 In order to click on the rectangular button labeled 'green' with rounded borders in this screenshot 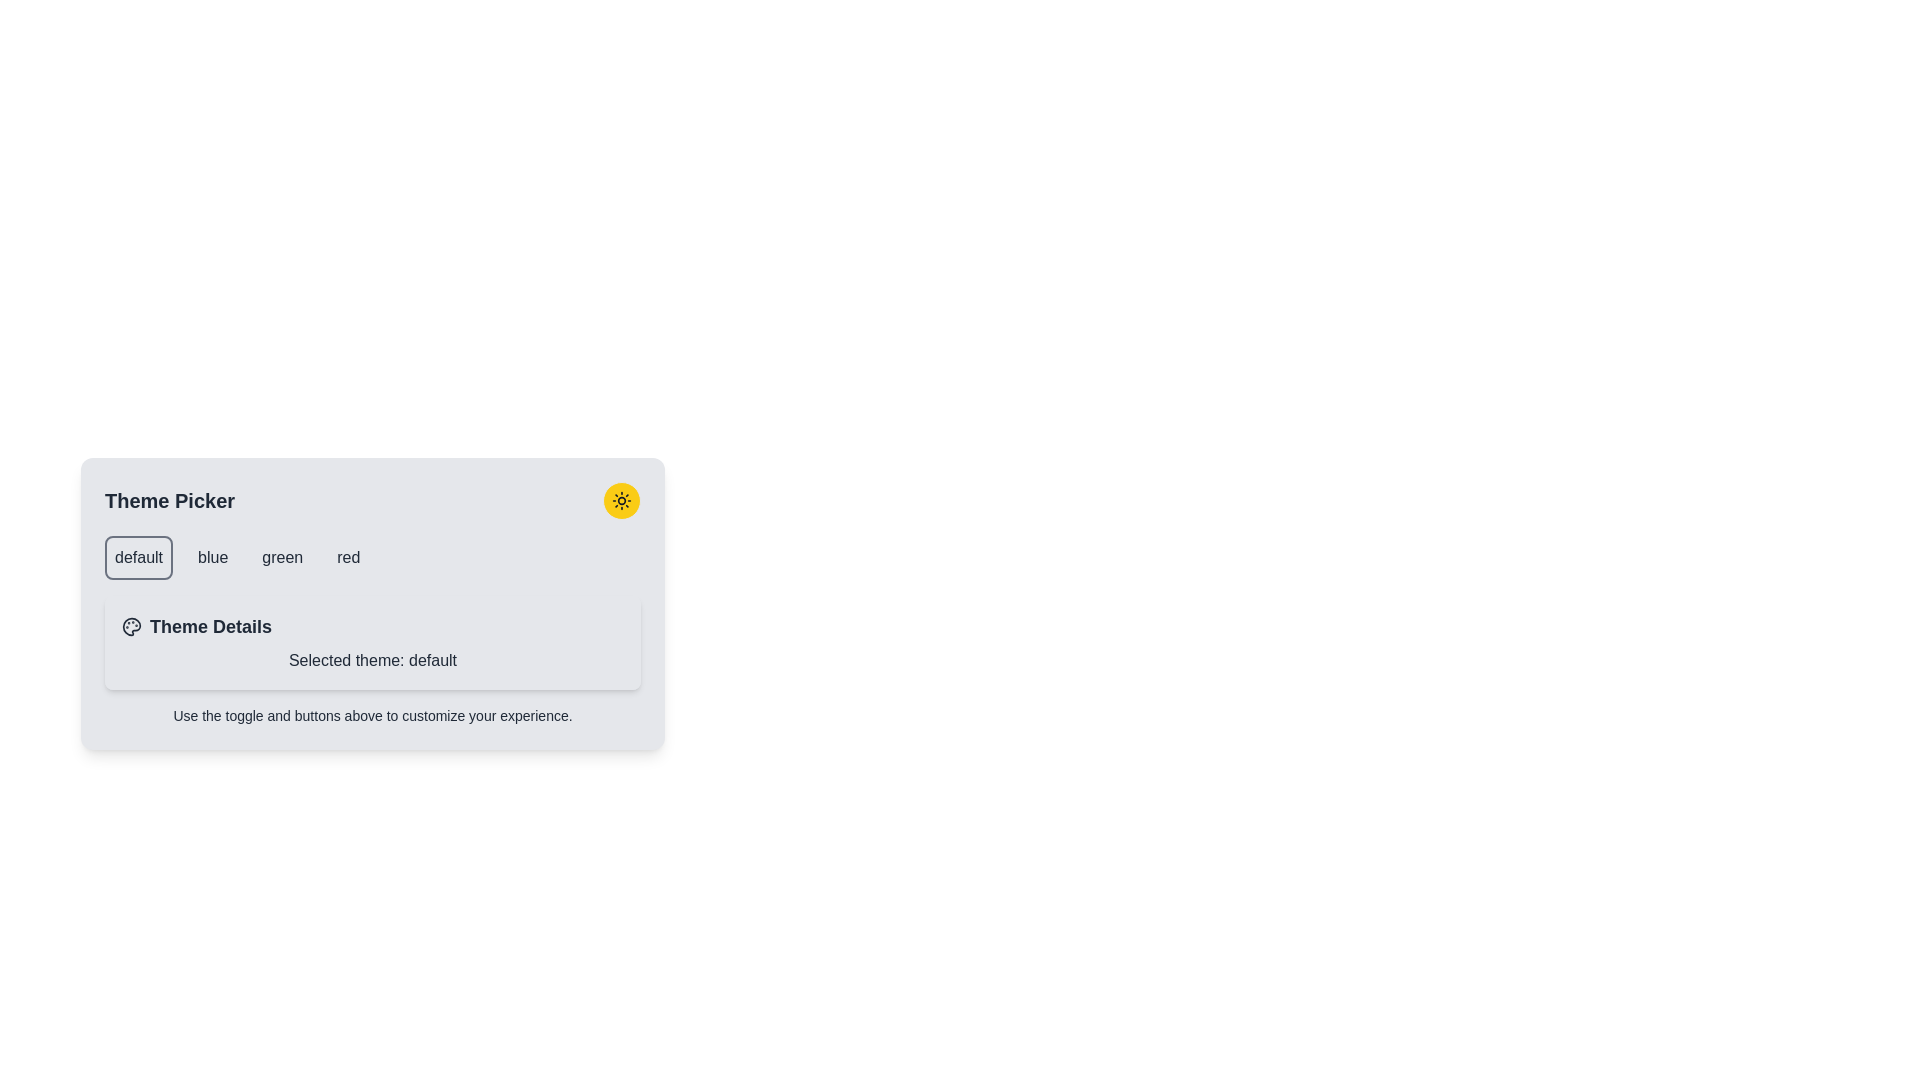, I will do `click(281, 558)`.